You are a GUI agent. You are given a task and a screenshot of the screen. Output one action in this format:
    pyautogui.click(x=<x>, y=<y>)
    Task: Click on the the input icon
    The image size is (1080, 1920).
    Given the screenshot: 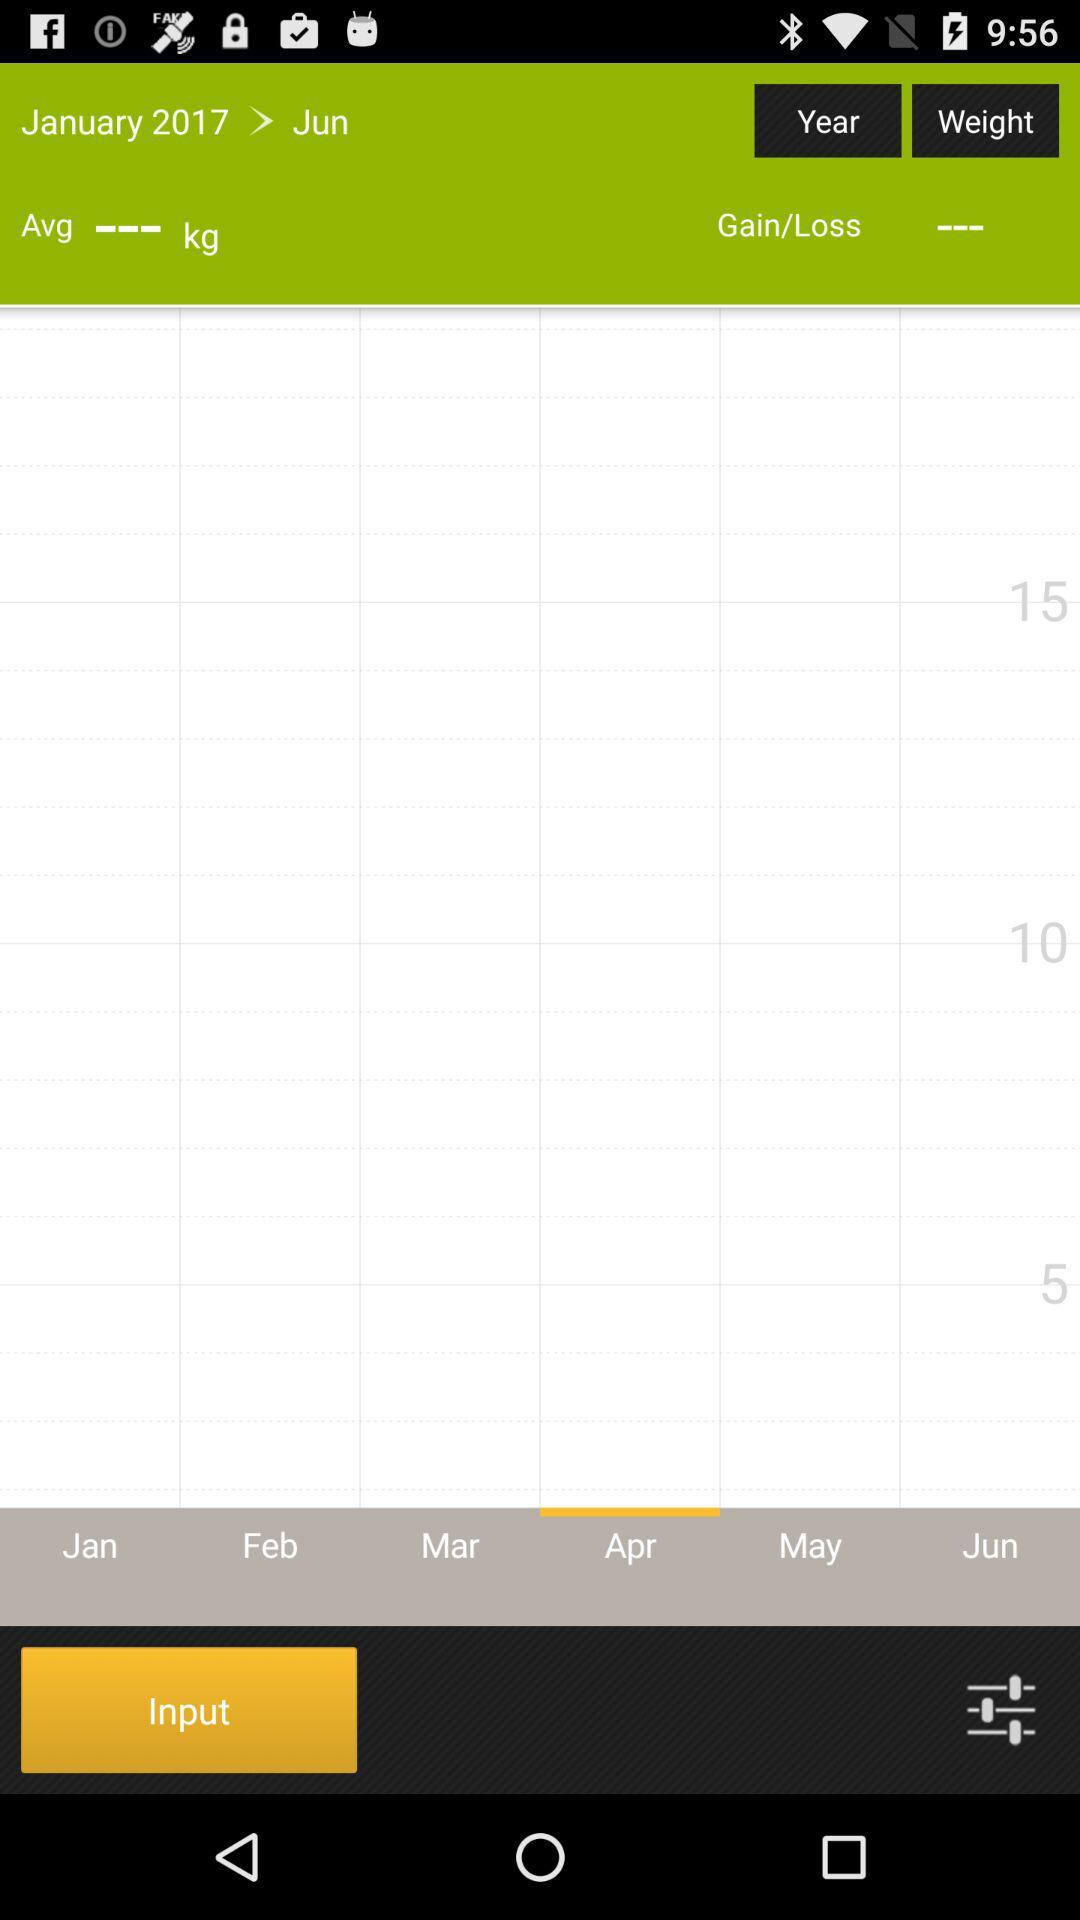 What is the action you would take?
    pyautogui.click(x=189, y=1708)
    